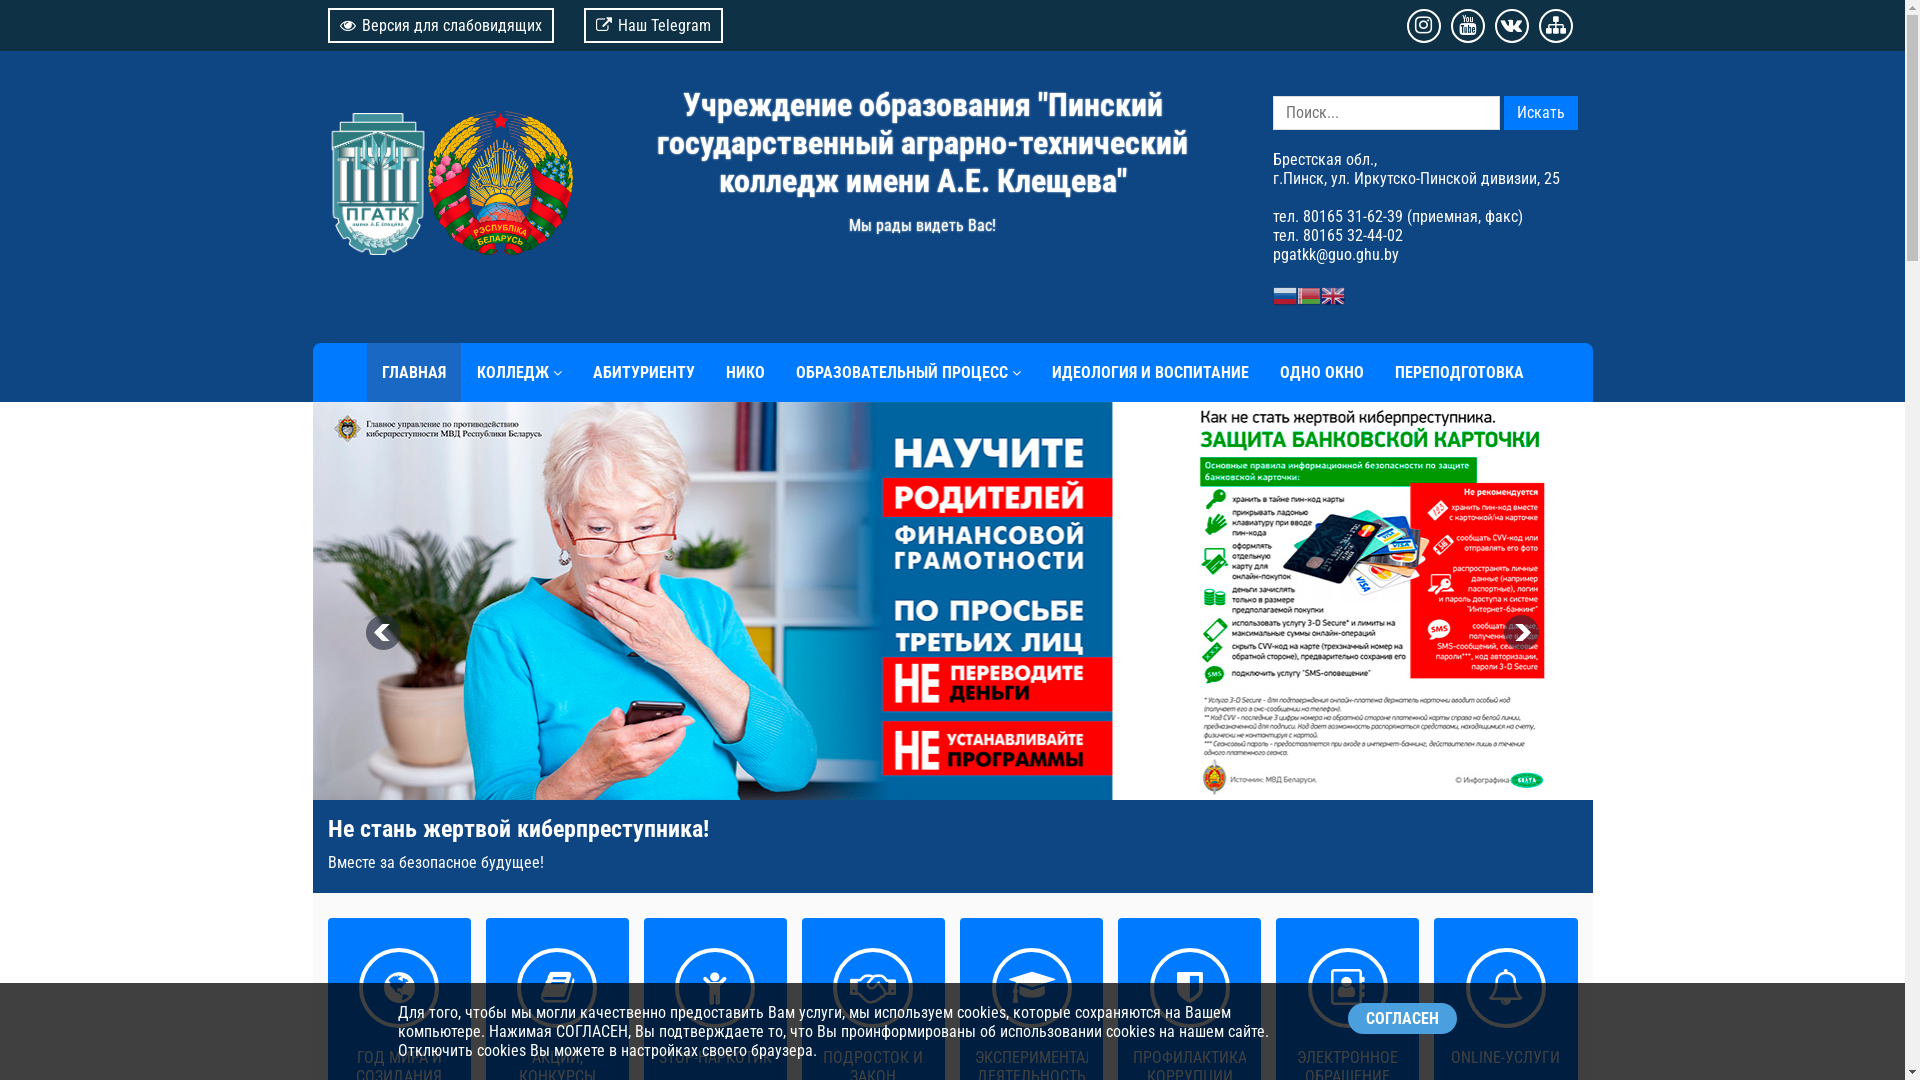 Image resolution: width=1920 pixels, height=1080 pixels. Describe the element at coordinates (1331, 294) in the screenshot. I see `'English'` at that location.